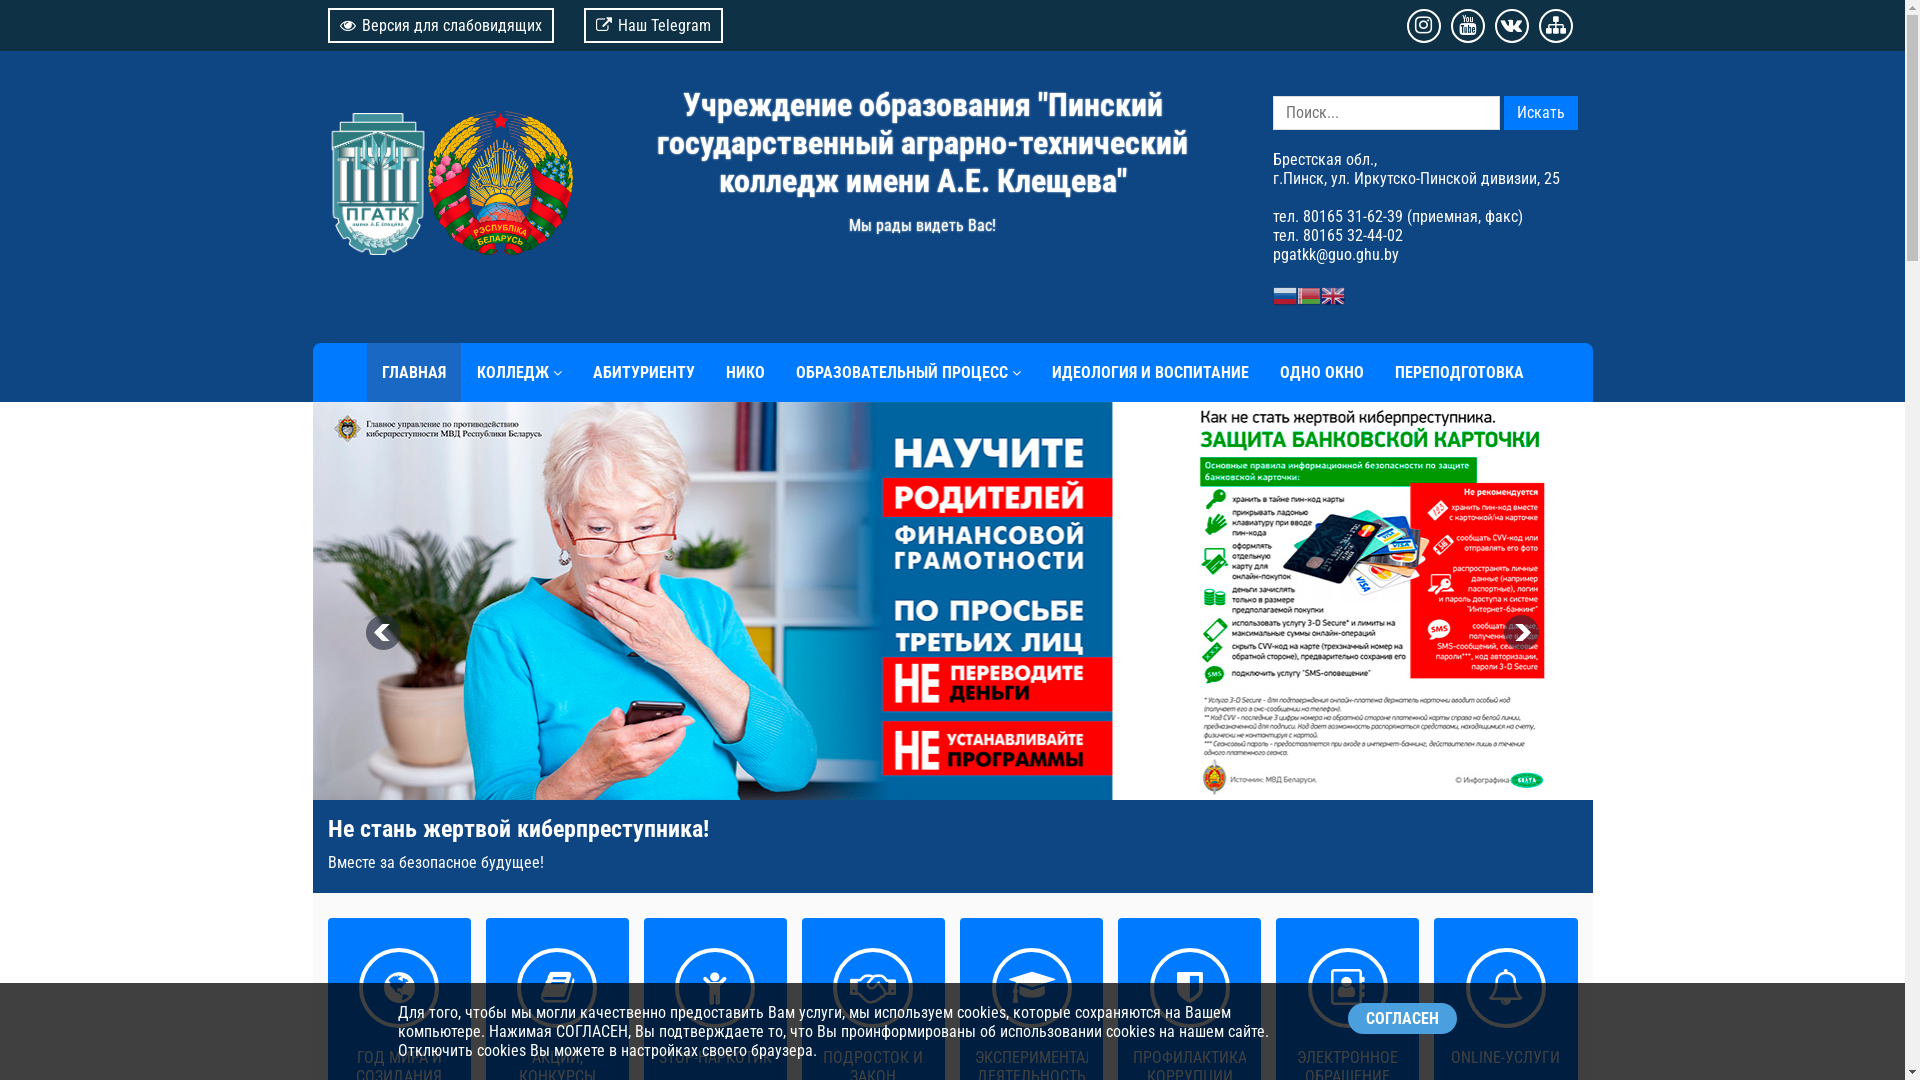 Image resolution: width=1920 pixels, height=1080 pixels. Describe the element at coordinates (1331, 294) in the screenshot. I see `'English'` at that location.